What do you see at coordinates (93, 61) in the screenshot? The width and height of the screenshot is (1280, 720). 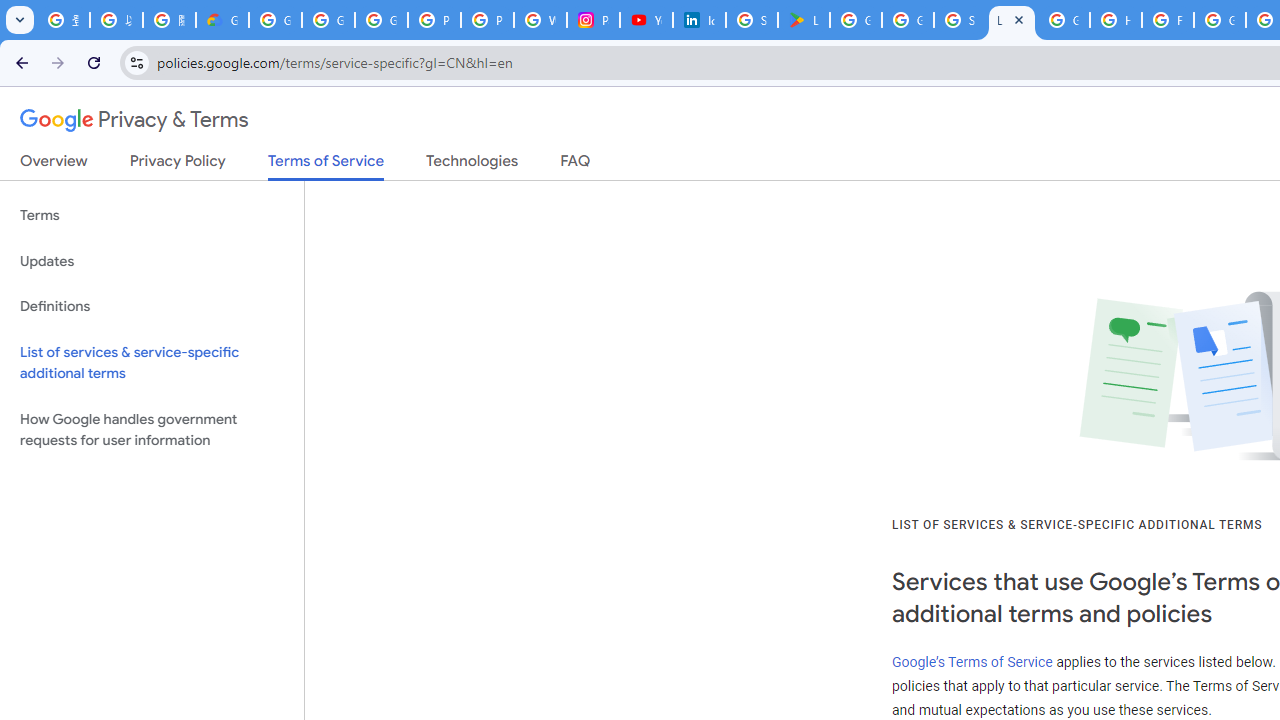 I see `'Reload'` at bounding box center [93, 61].